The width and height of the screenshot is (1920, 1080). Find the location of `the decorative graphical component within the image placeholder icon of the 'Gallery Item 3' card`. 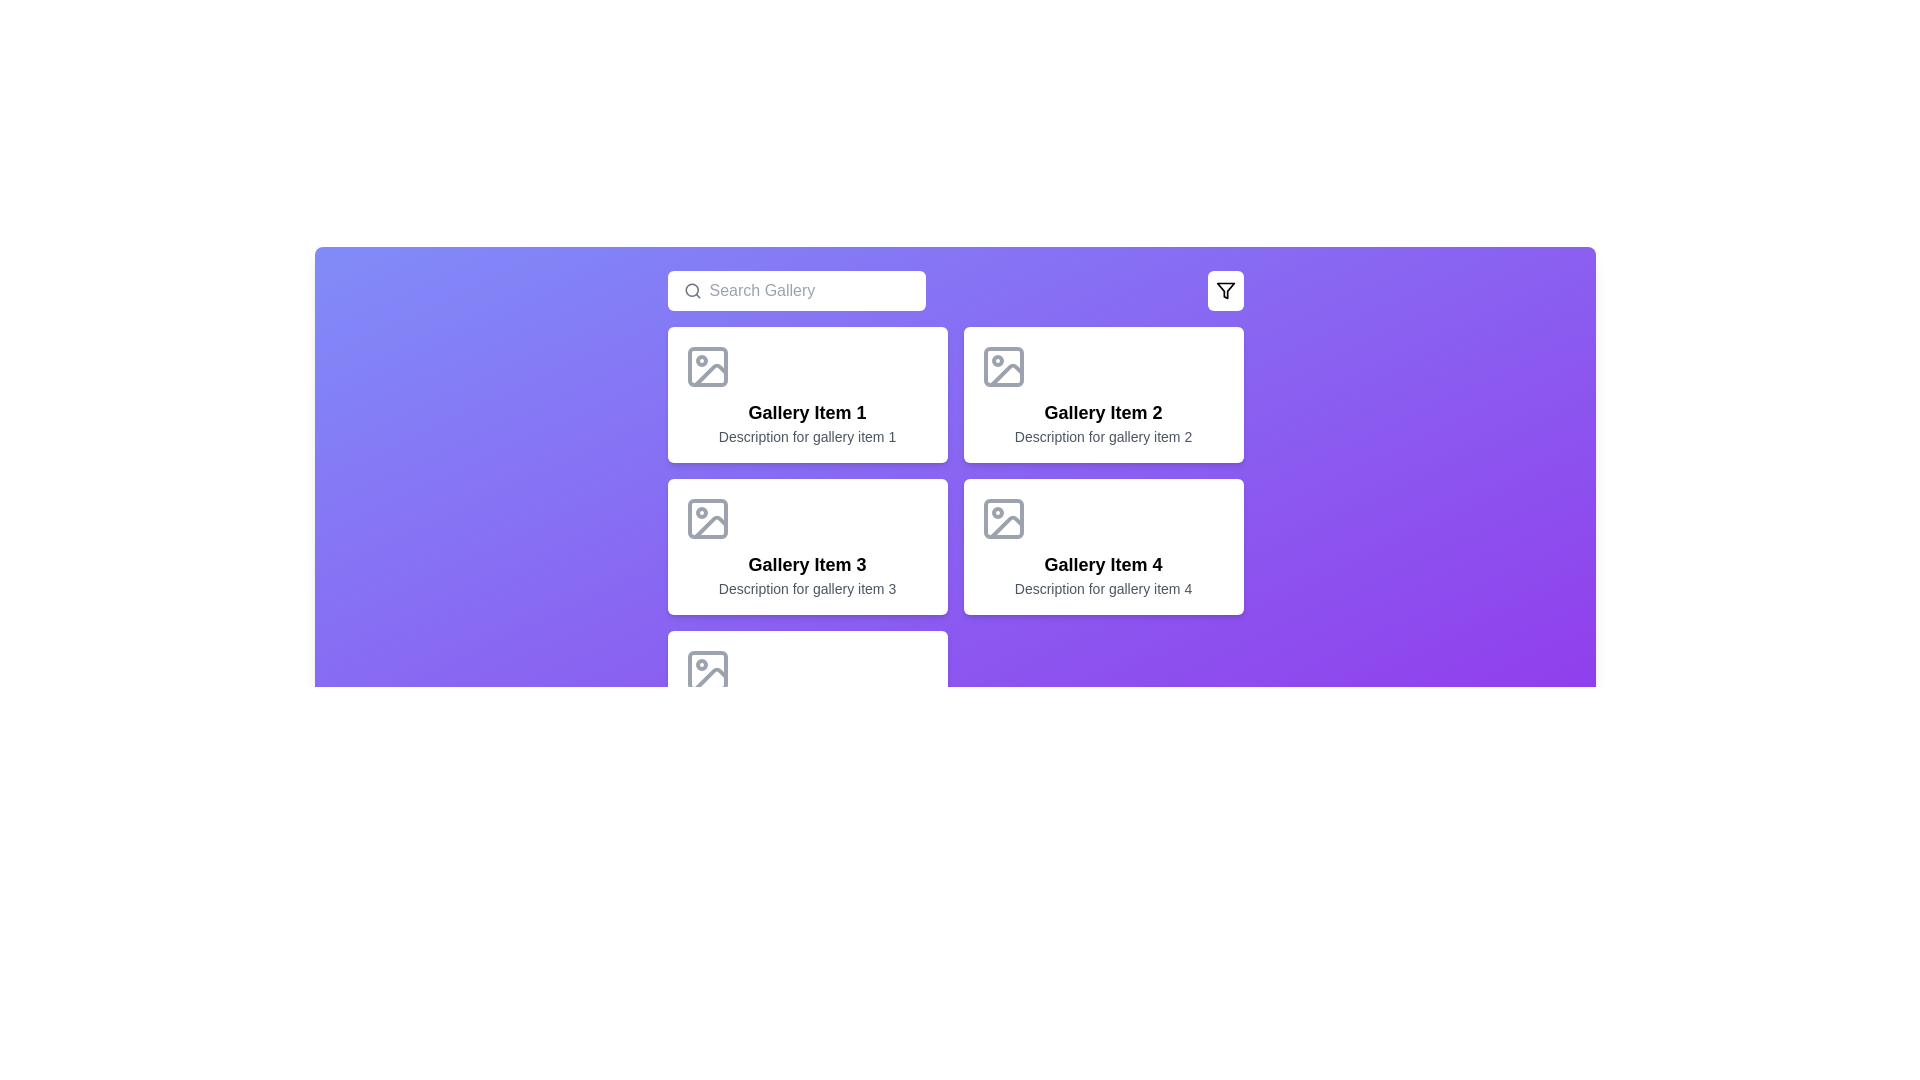

the decorative graphical component within the image placeholder icon of the 'Gallery Item 3' card is located at coordinates (707, 518).